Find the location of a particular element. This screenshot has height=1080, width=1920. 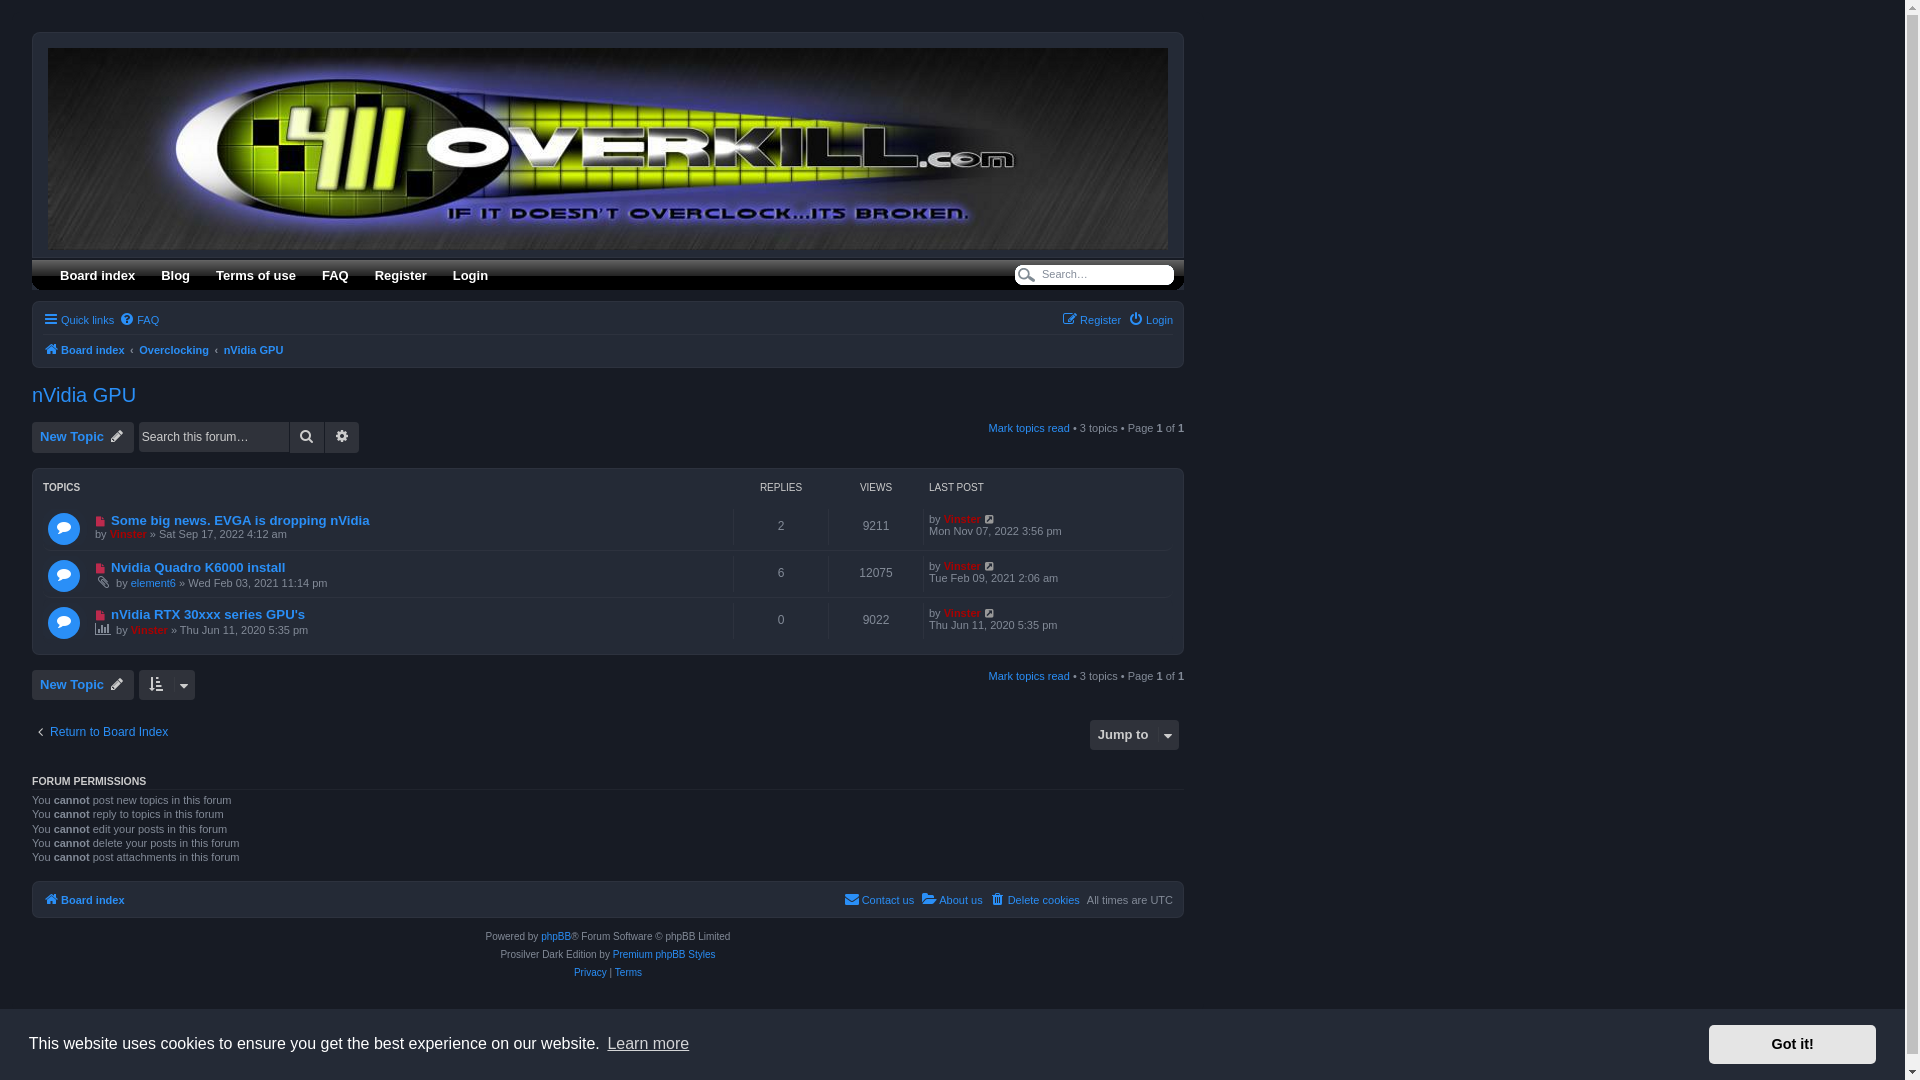

'Quick links' is located at coordinates (78, 319).